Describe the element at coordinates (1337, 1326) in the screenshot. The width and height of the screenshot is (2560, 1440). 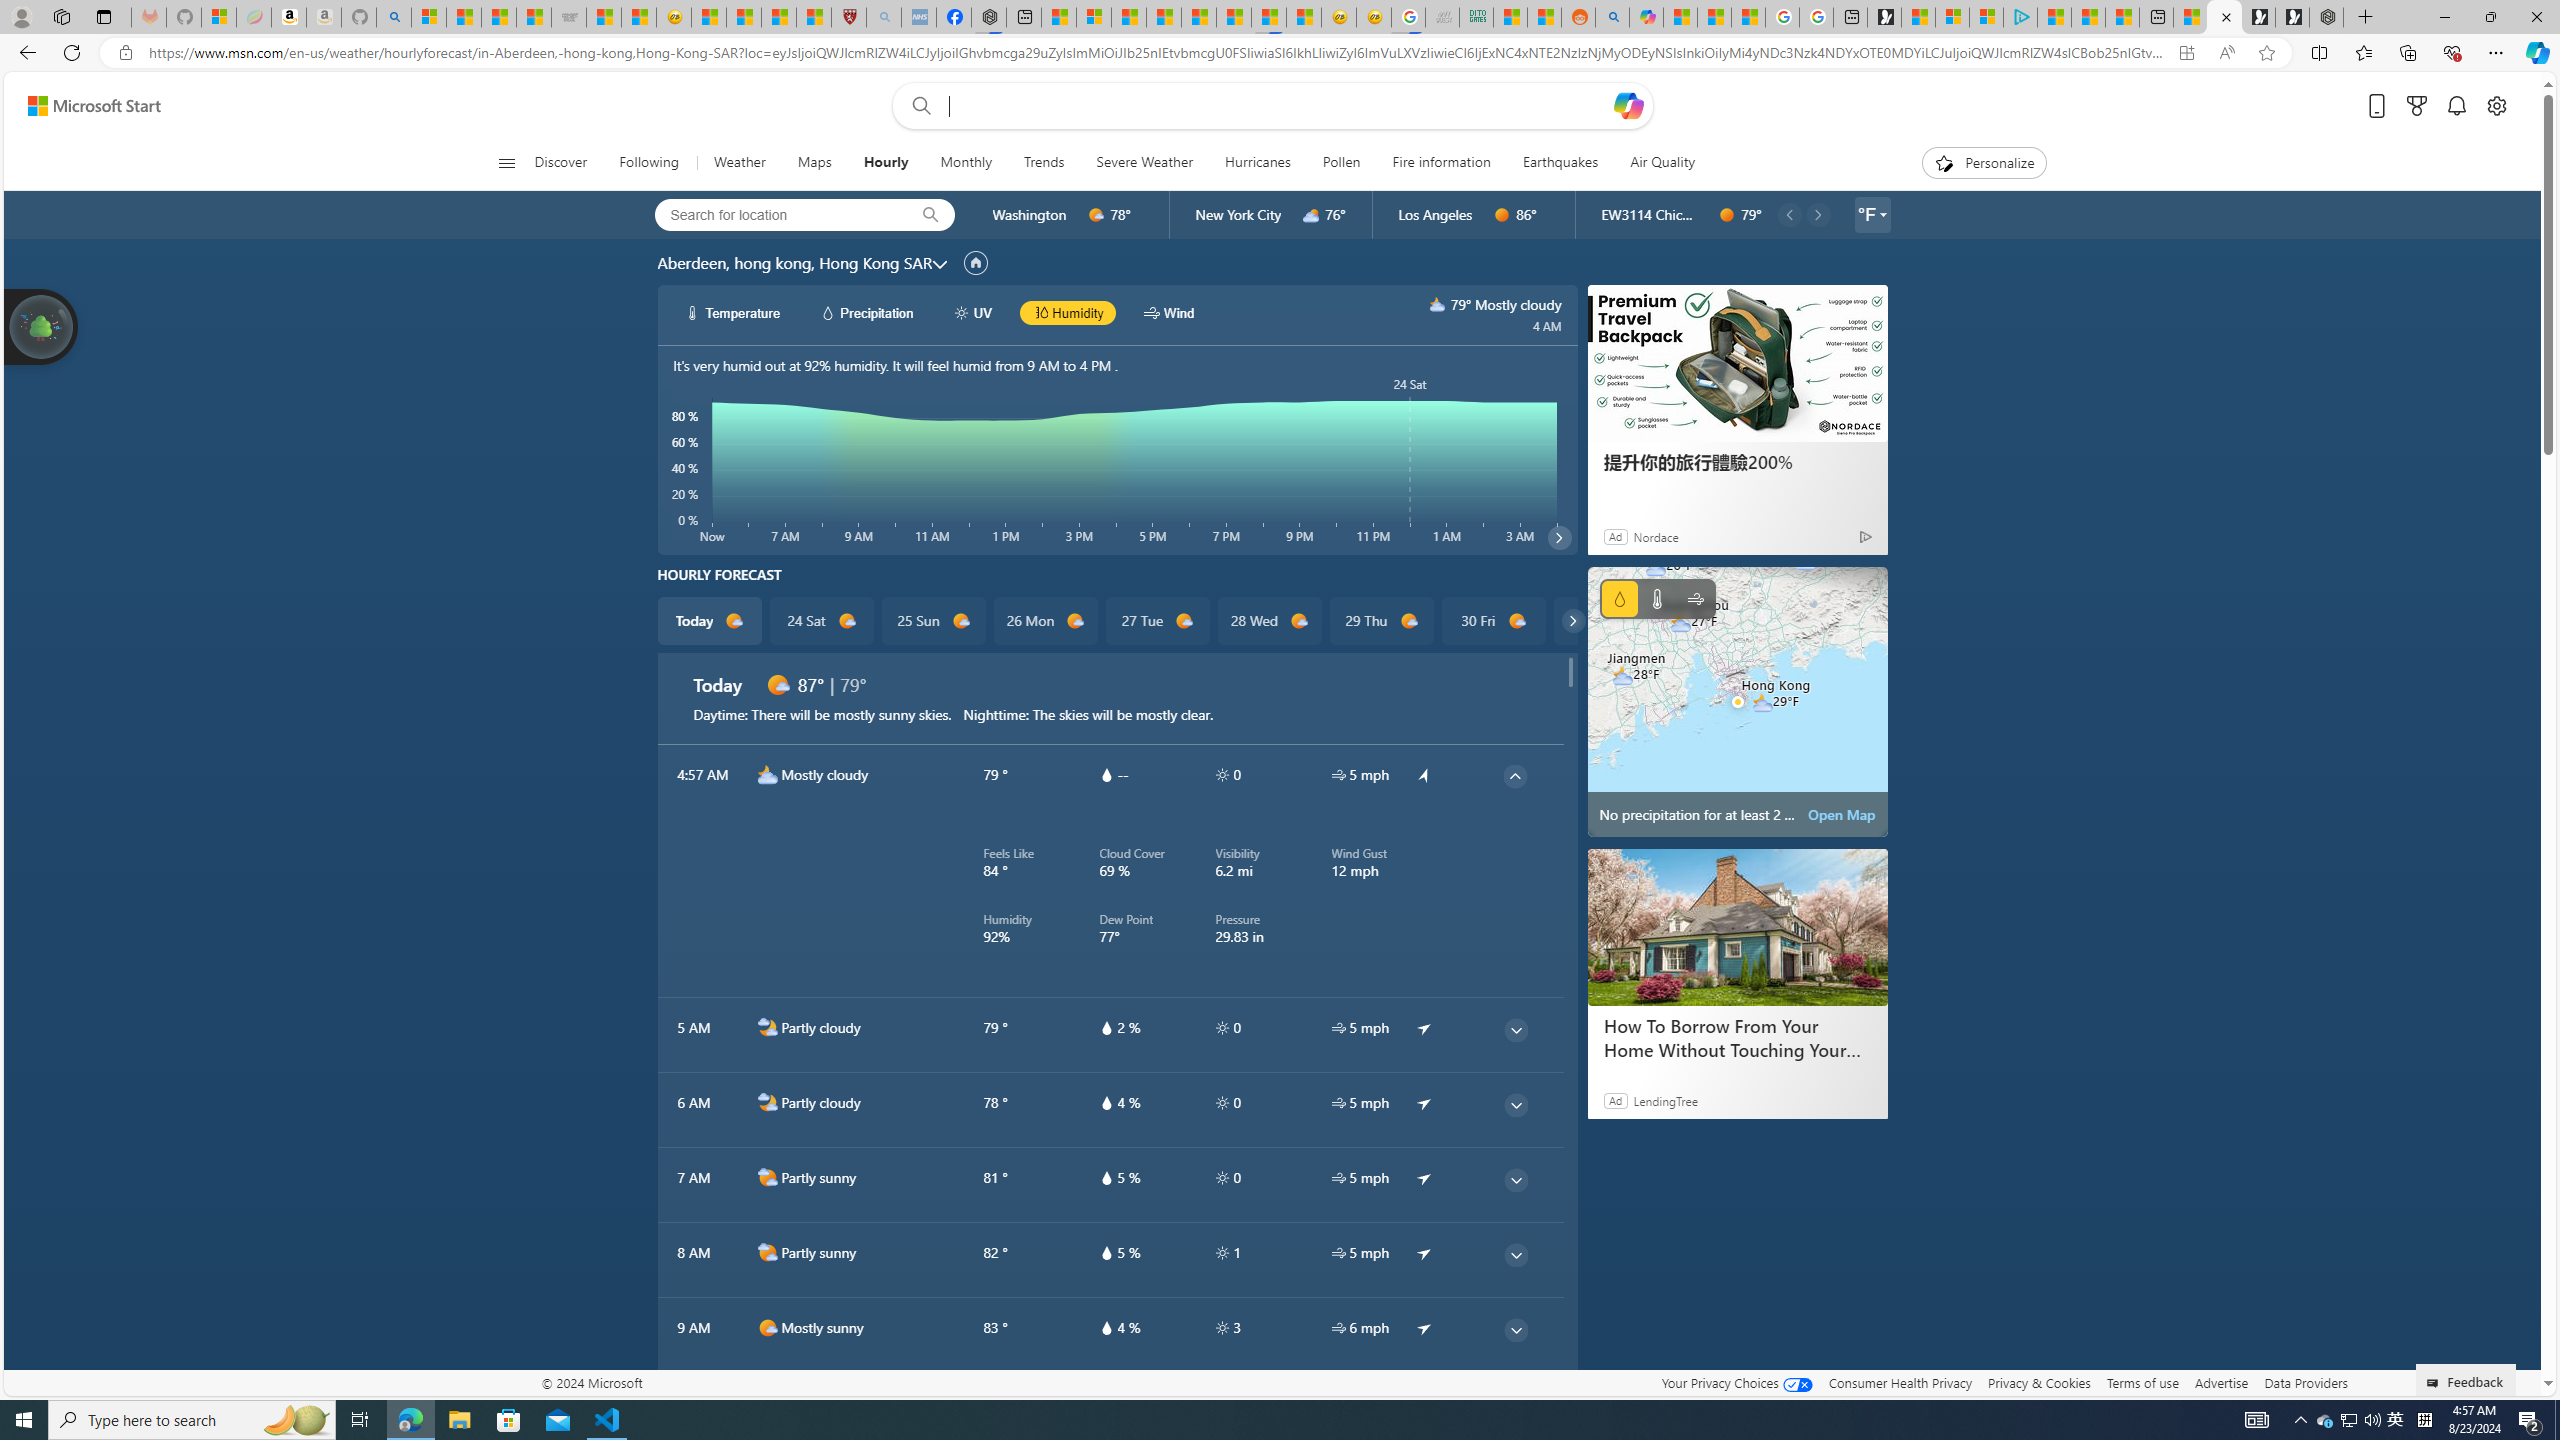
I see `'hourlyTable/wind'` at that location.